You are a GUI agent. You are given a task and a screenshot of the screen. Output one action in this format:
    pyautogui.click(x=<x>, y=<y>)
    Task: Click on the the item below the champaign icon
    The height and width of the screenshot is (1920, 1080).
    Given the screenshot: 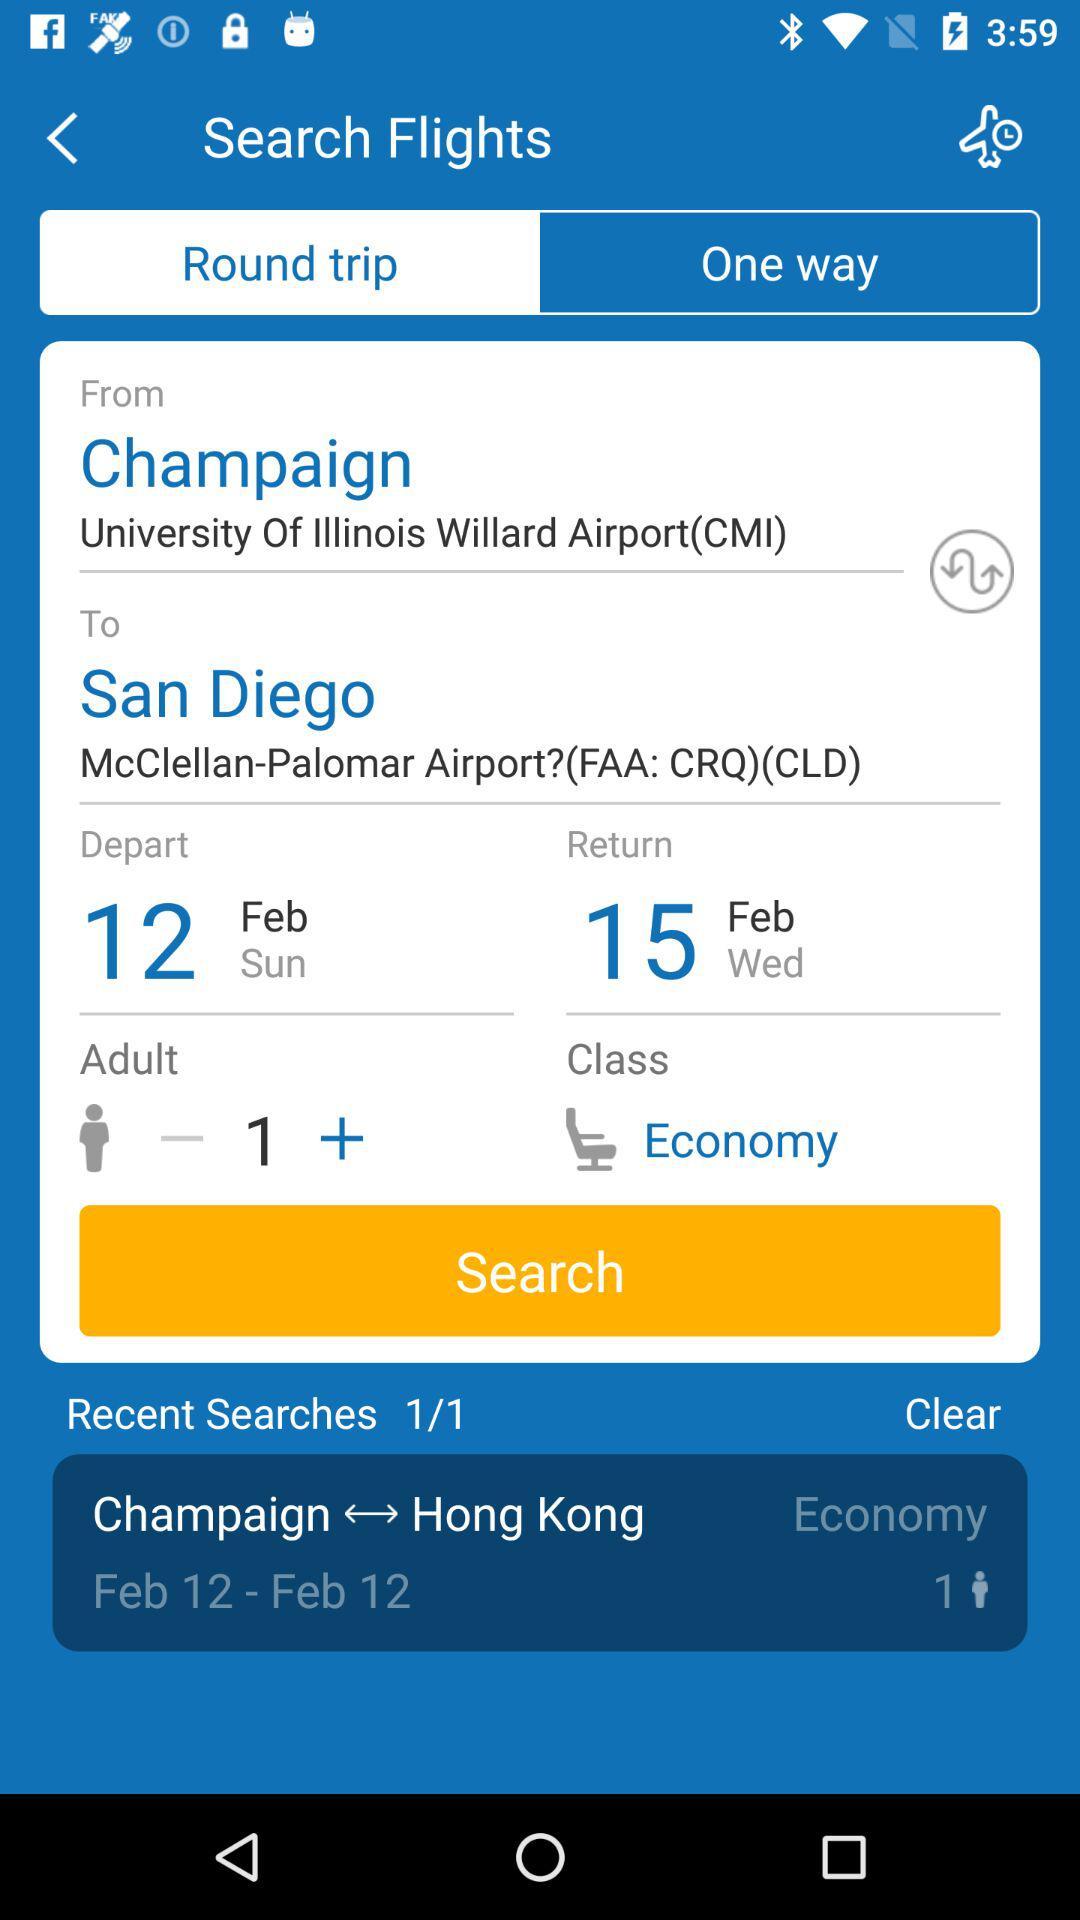 What is the action you would take?
    pyautogui.click(x=971, y=570)
    